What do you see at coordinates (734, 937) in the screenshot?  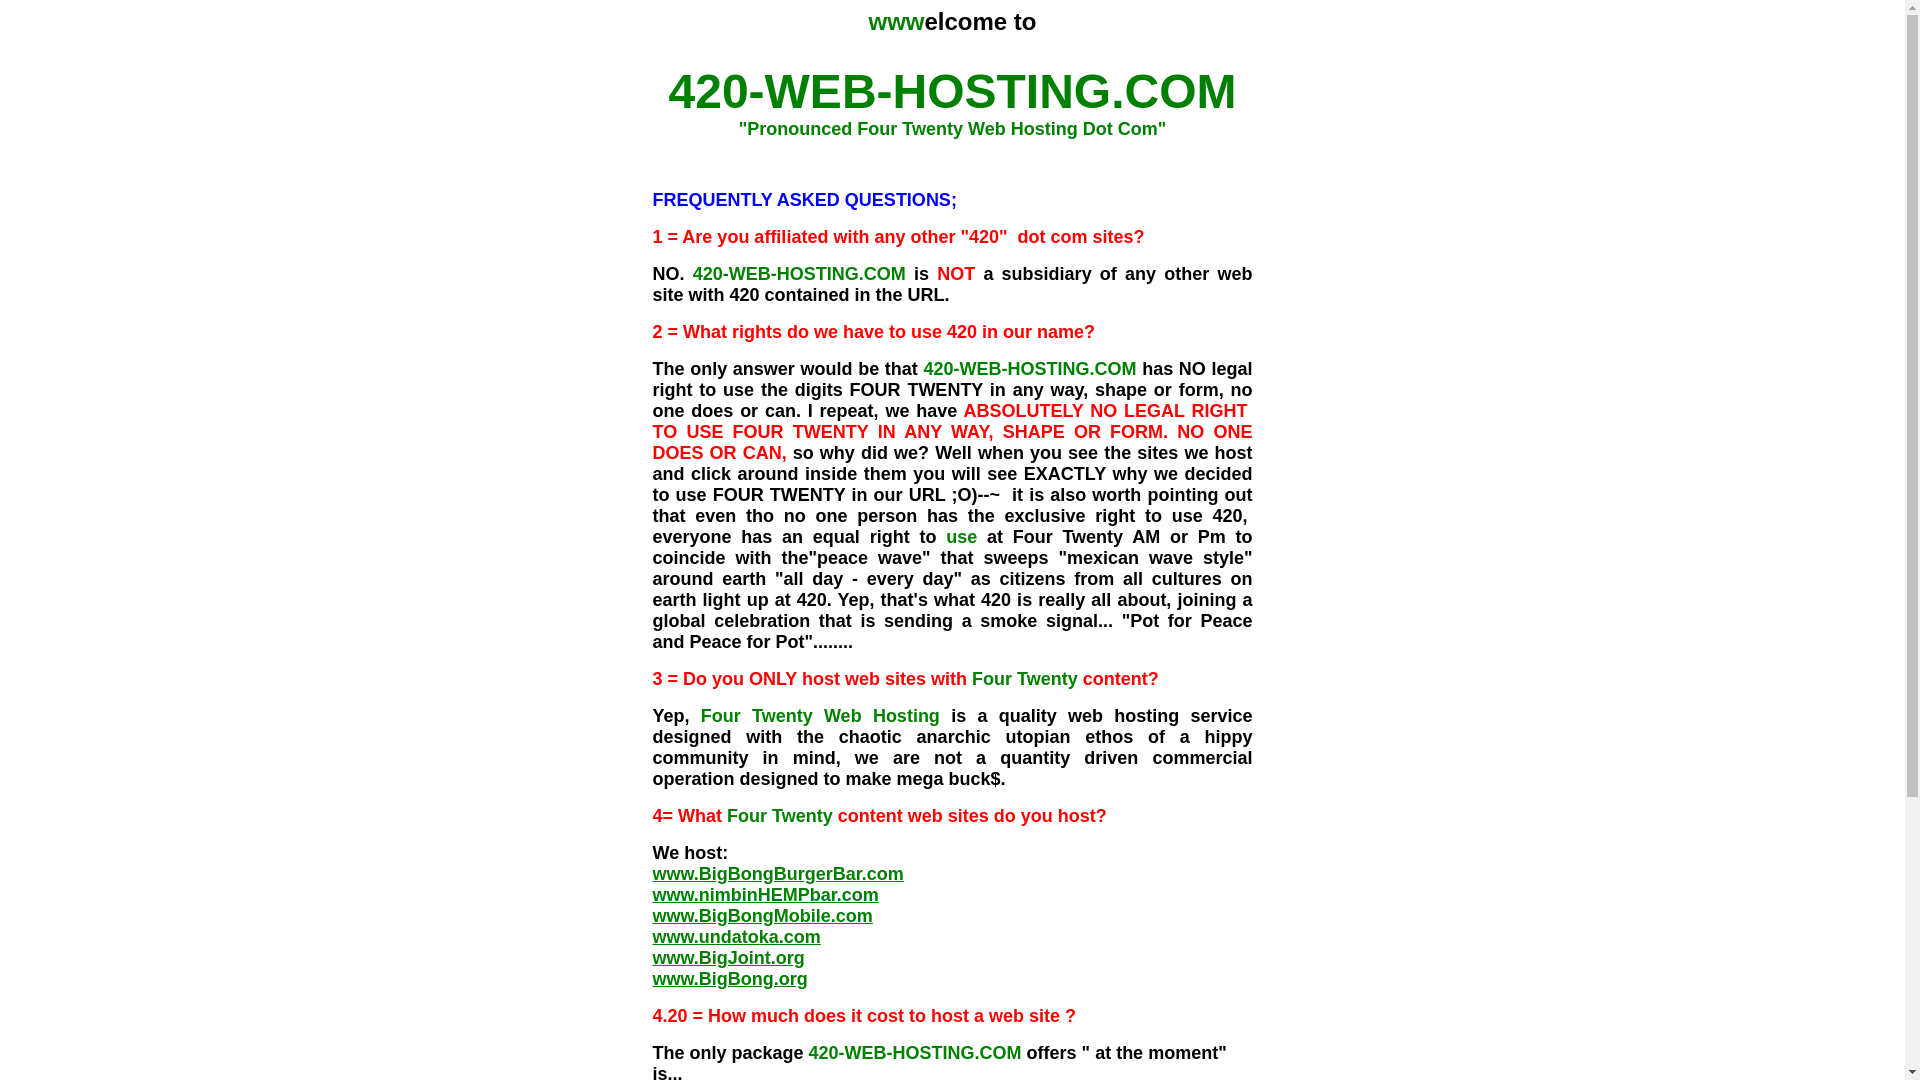 I see `'www.undatoka.com'` at bounding box center [734, 937].